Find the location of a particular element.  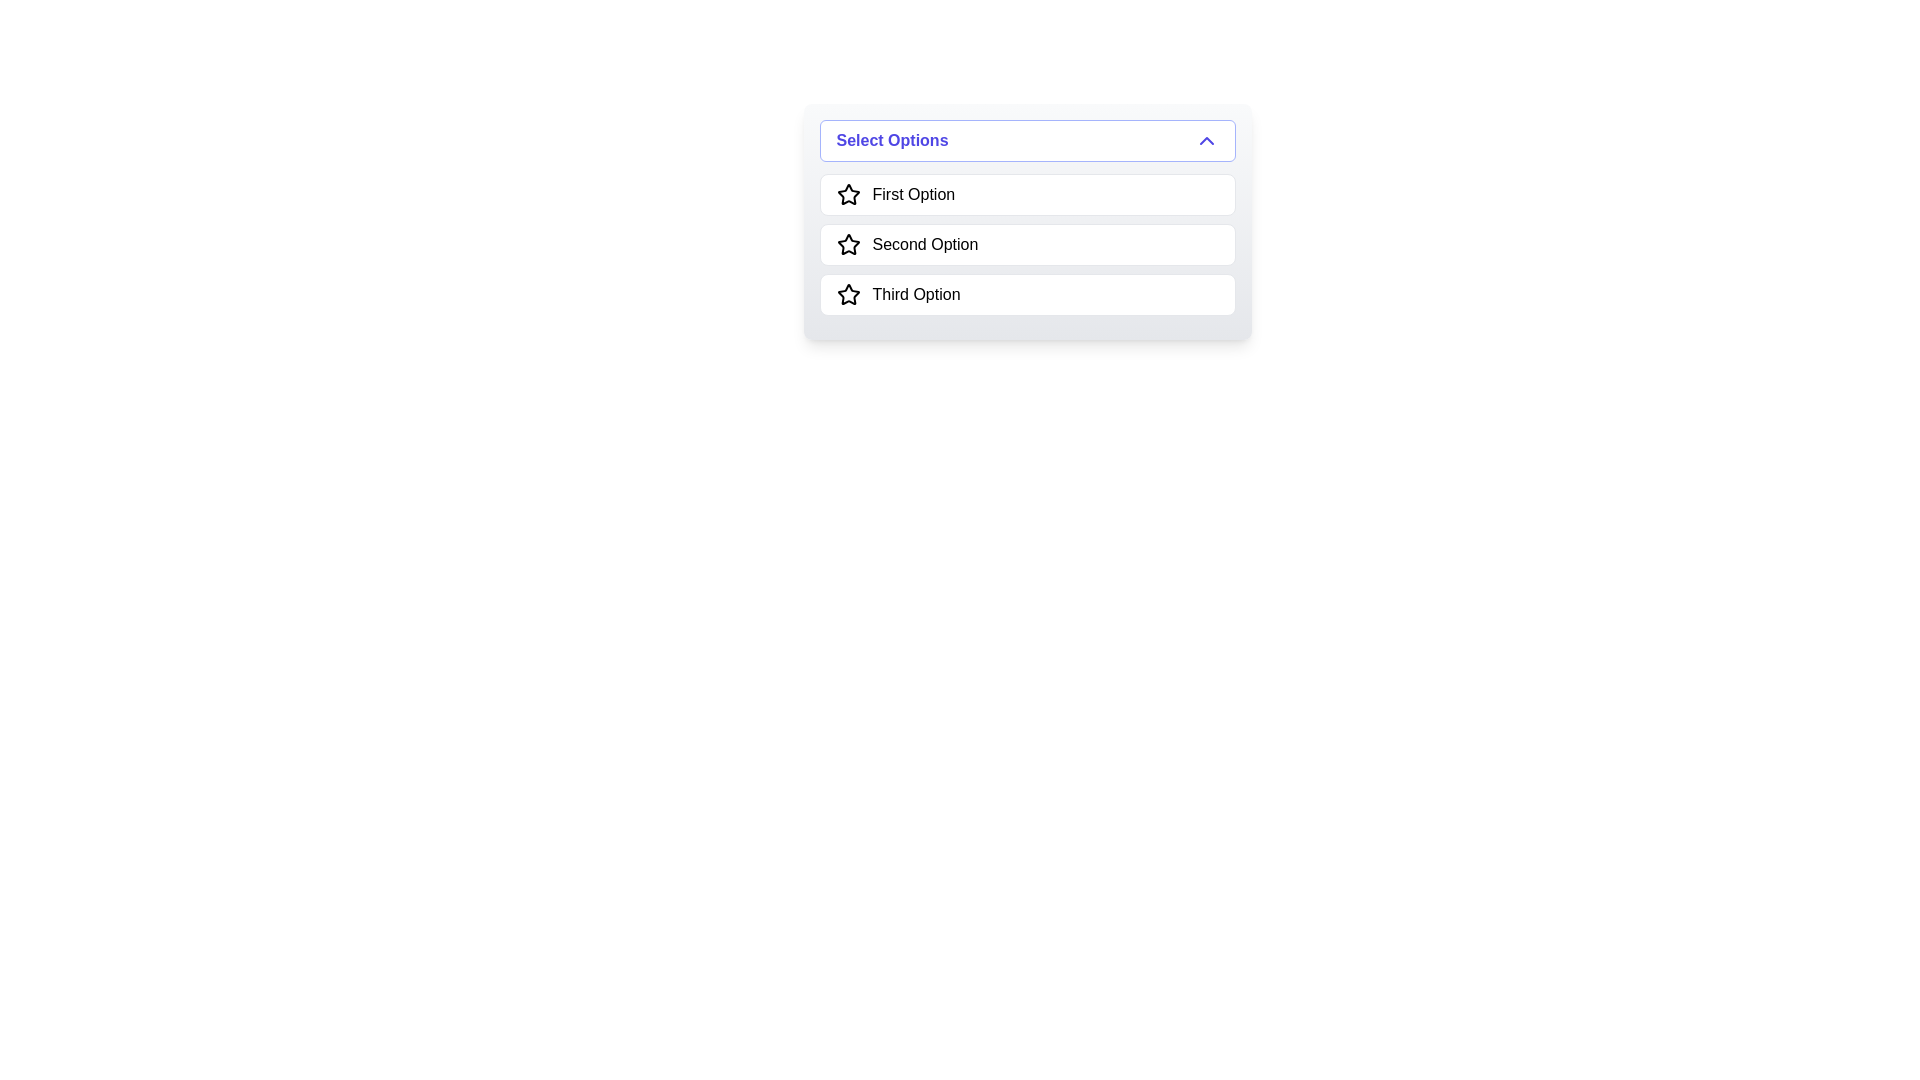

text from the 'Second Option' label, which is a selectable item in the list aligned to the right of a star icon is located at coordinates (924, 244).